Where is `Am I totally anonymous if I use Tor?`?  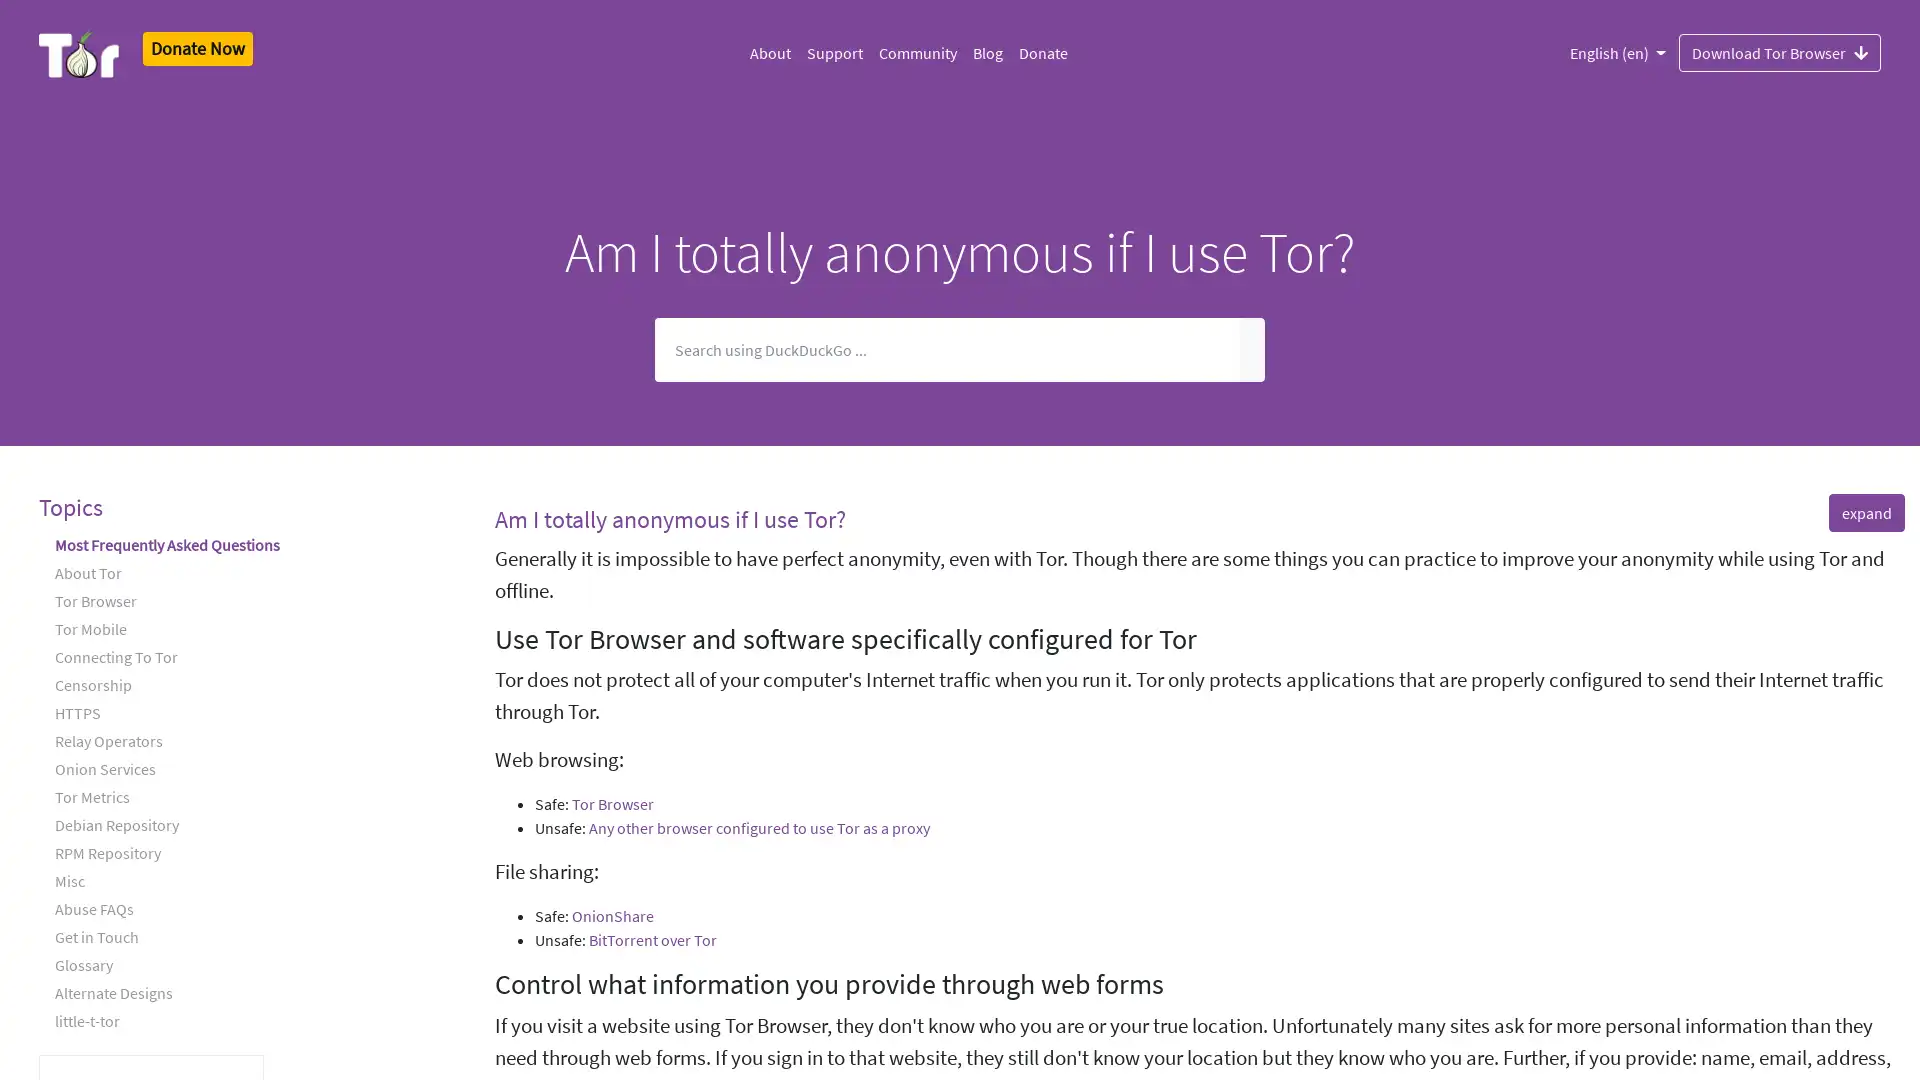
Am I totally anonymous if I use Tor? is located at coordinates (670, 517).